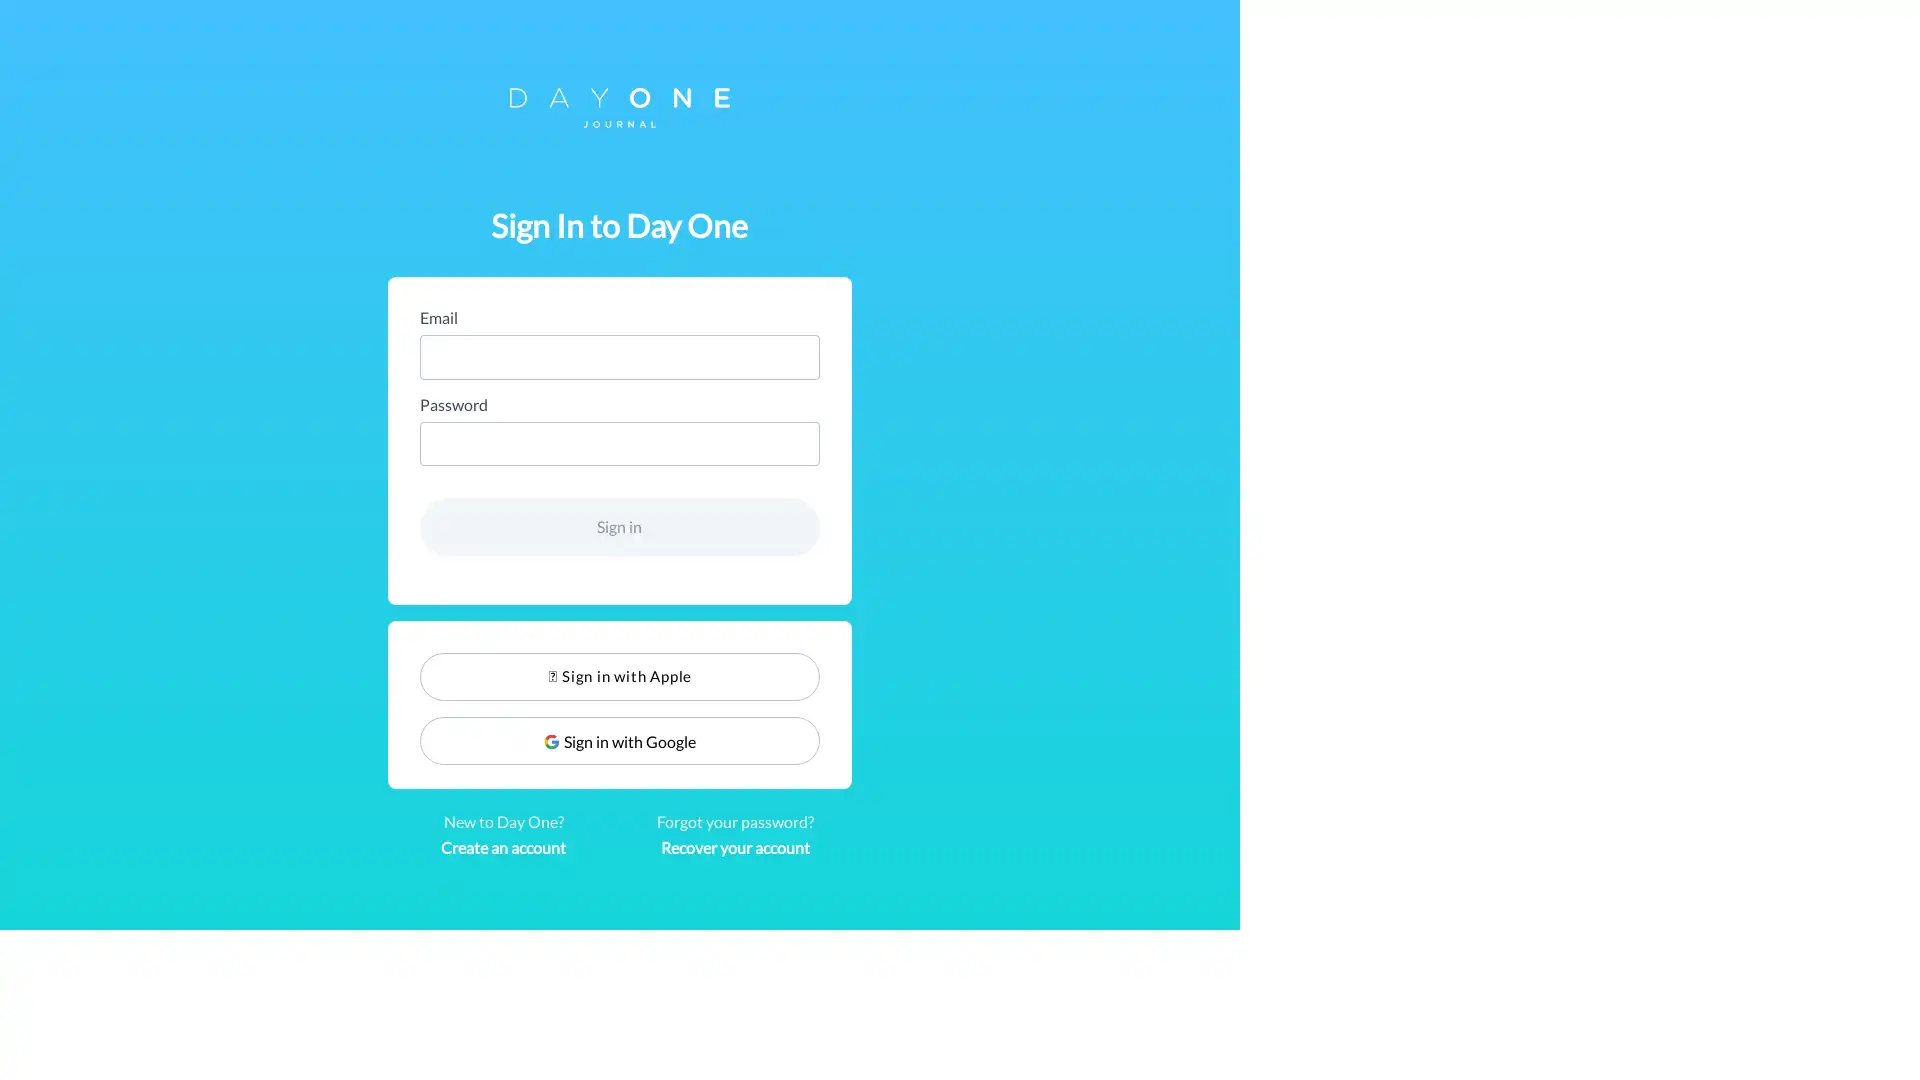 The height and width of the screenshot is (1080, 1920). Describe the element at coordinates (960, 526) in the screenshot. I see `Sign in` at that location.